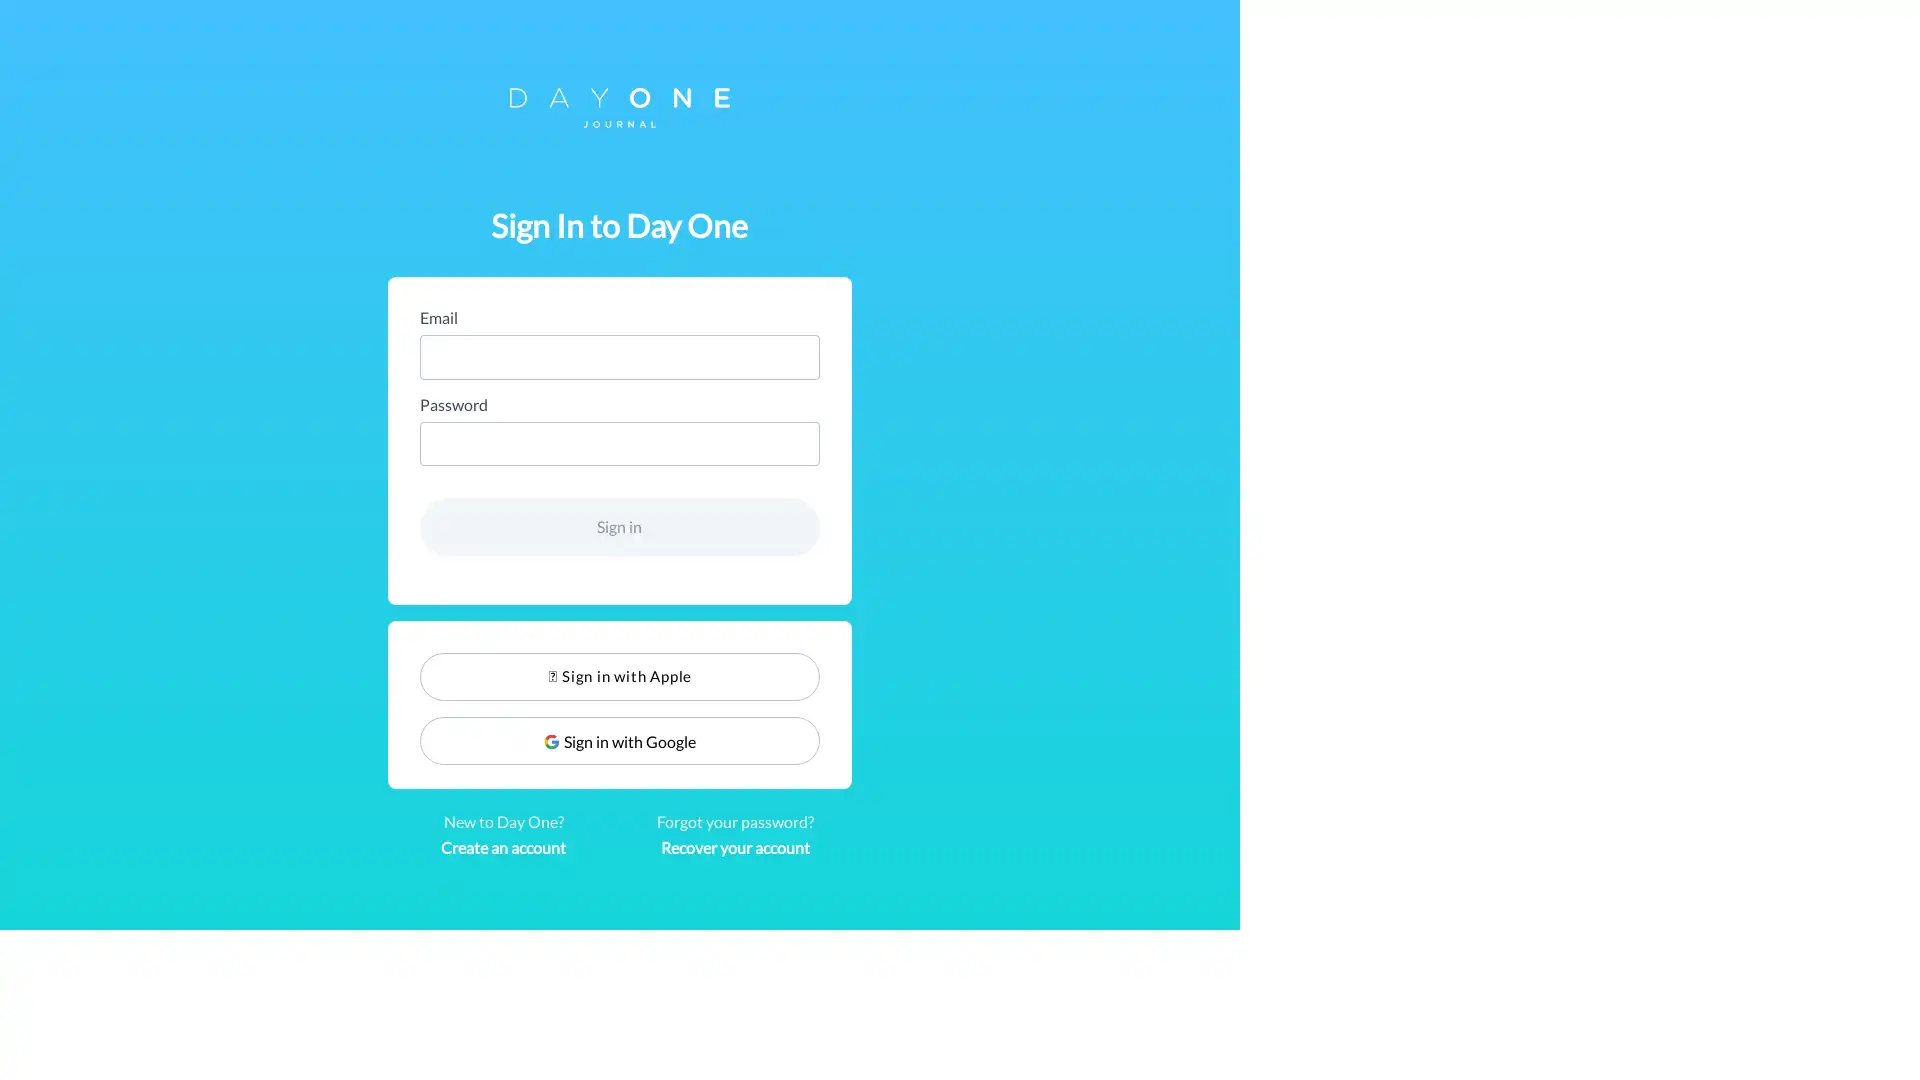 The height and width of the screenshot is (1080, 1920). Describe the element at coordinates (960, 526) in the screenshot. I see `Sign in` at that location.